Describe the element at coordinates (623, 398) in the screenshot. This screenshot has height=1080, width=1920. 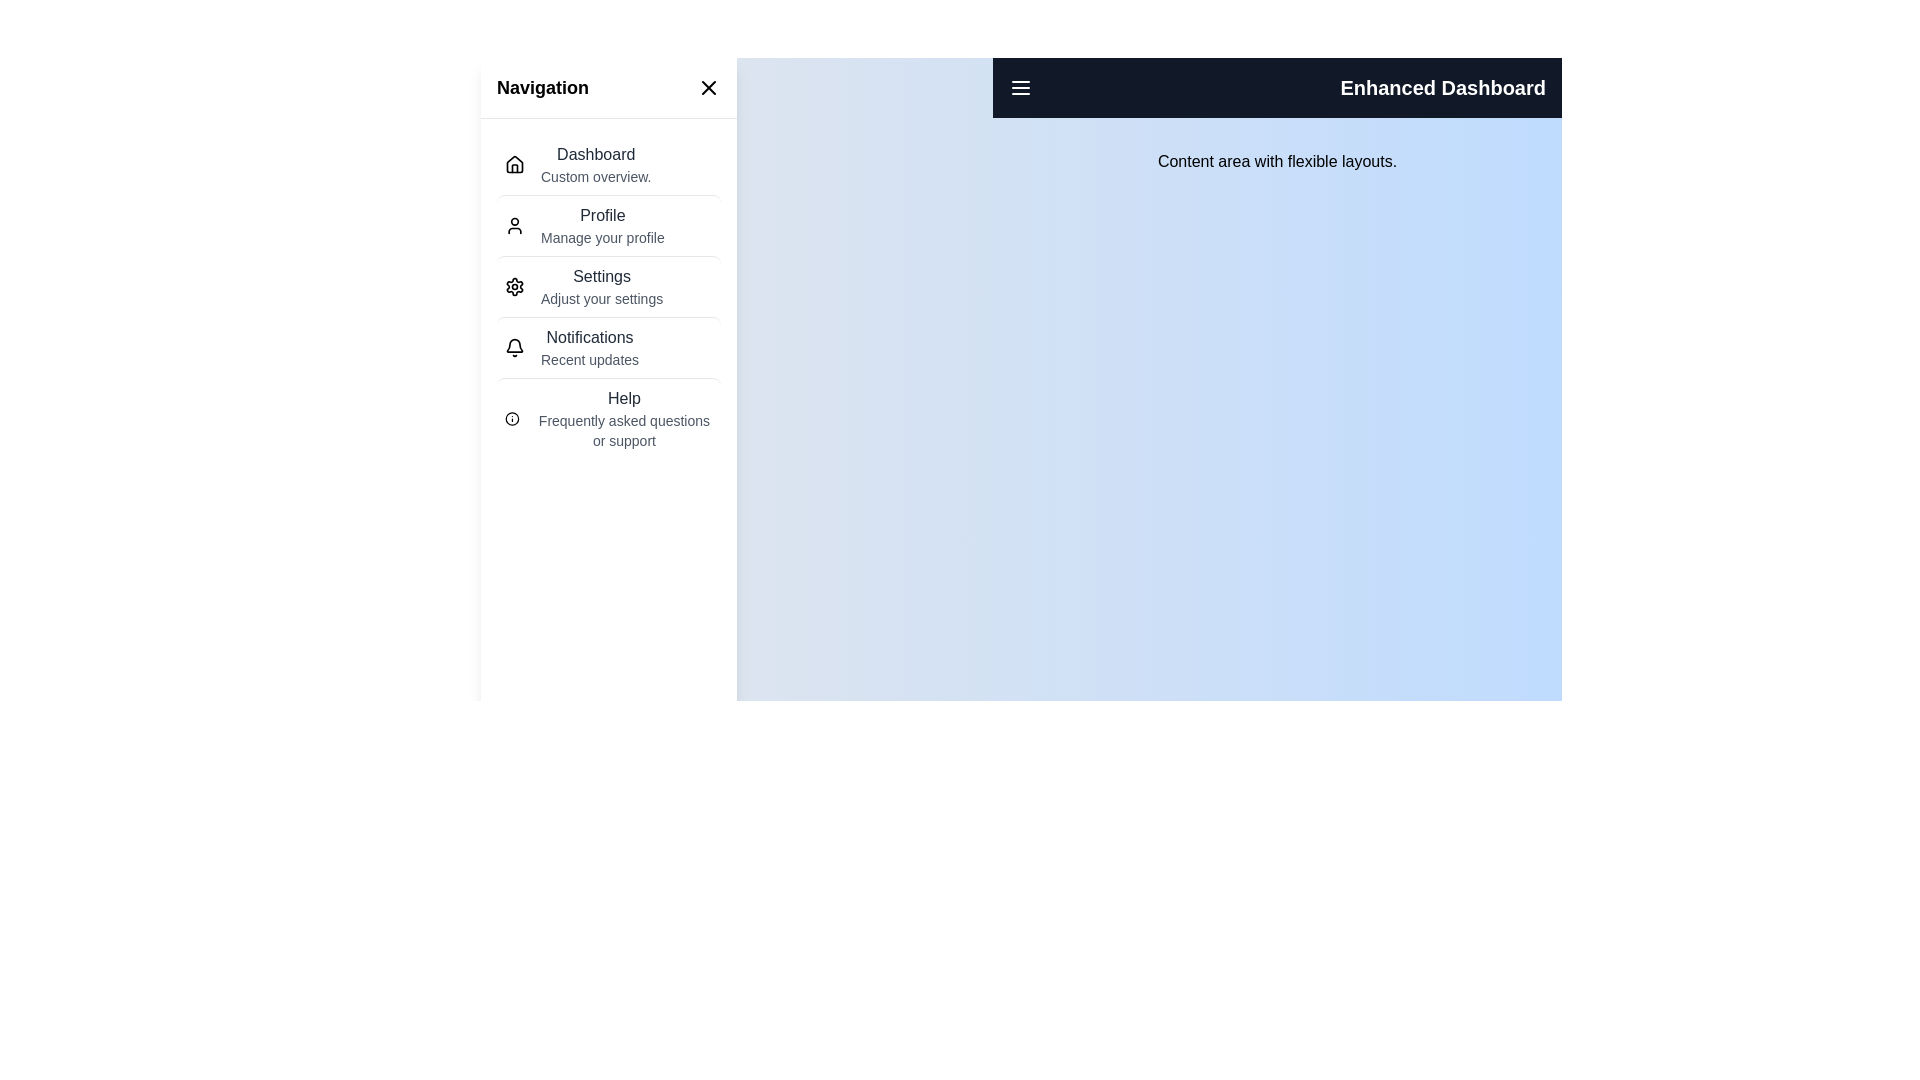
I see `'Help' text label located in the left navigation panel, styled with medium font weight and gray color, positioned above the 'Frequently asked questions or support' text` at that location.